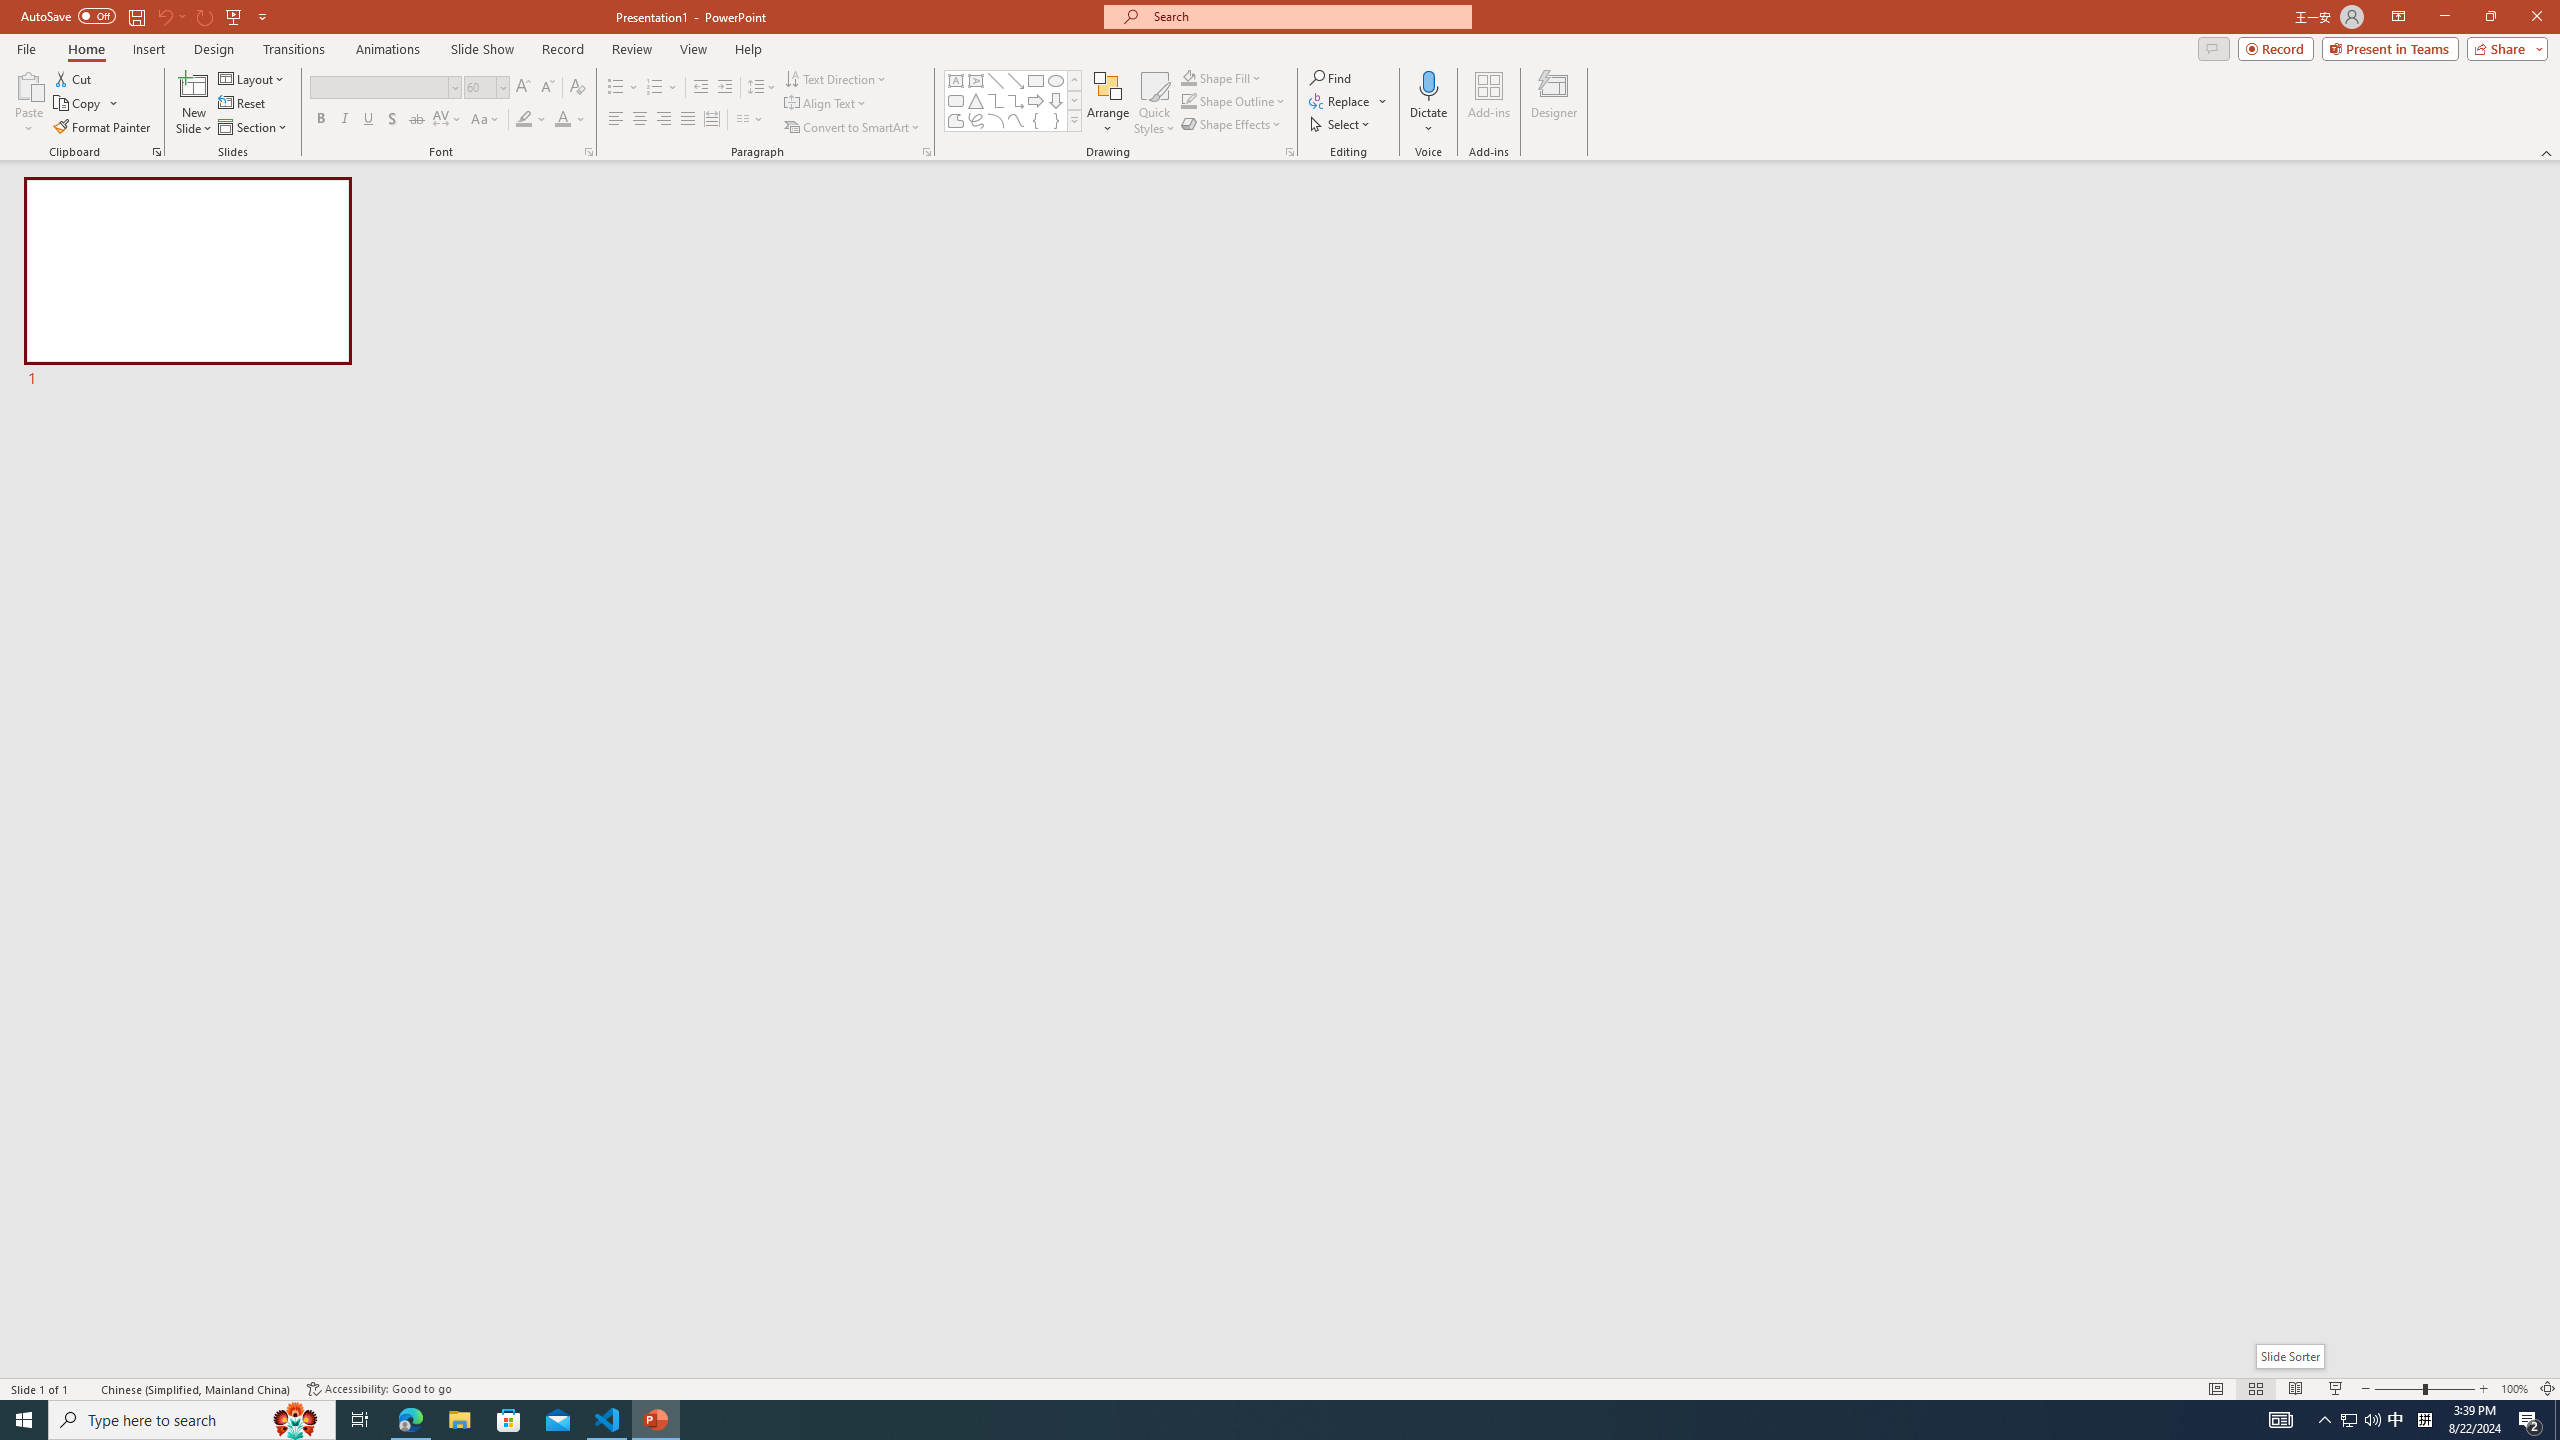 Image resolution: width=2560 pixels, height=1440 pixels. I want to click on 'Quick Access Toolbar', so click(144, 16).